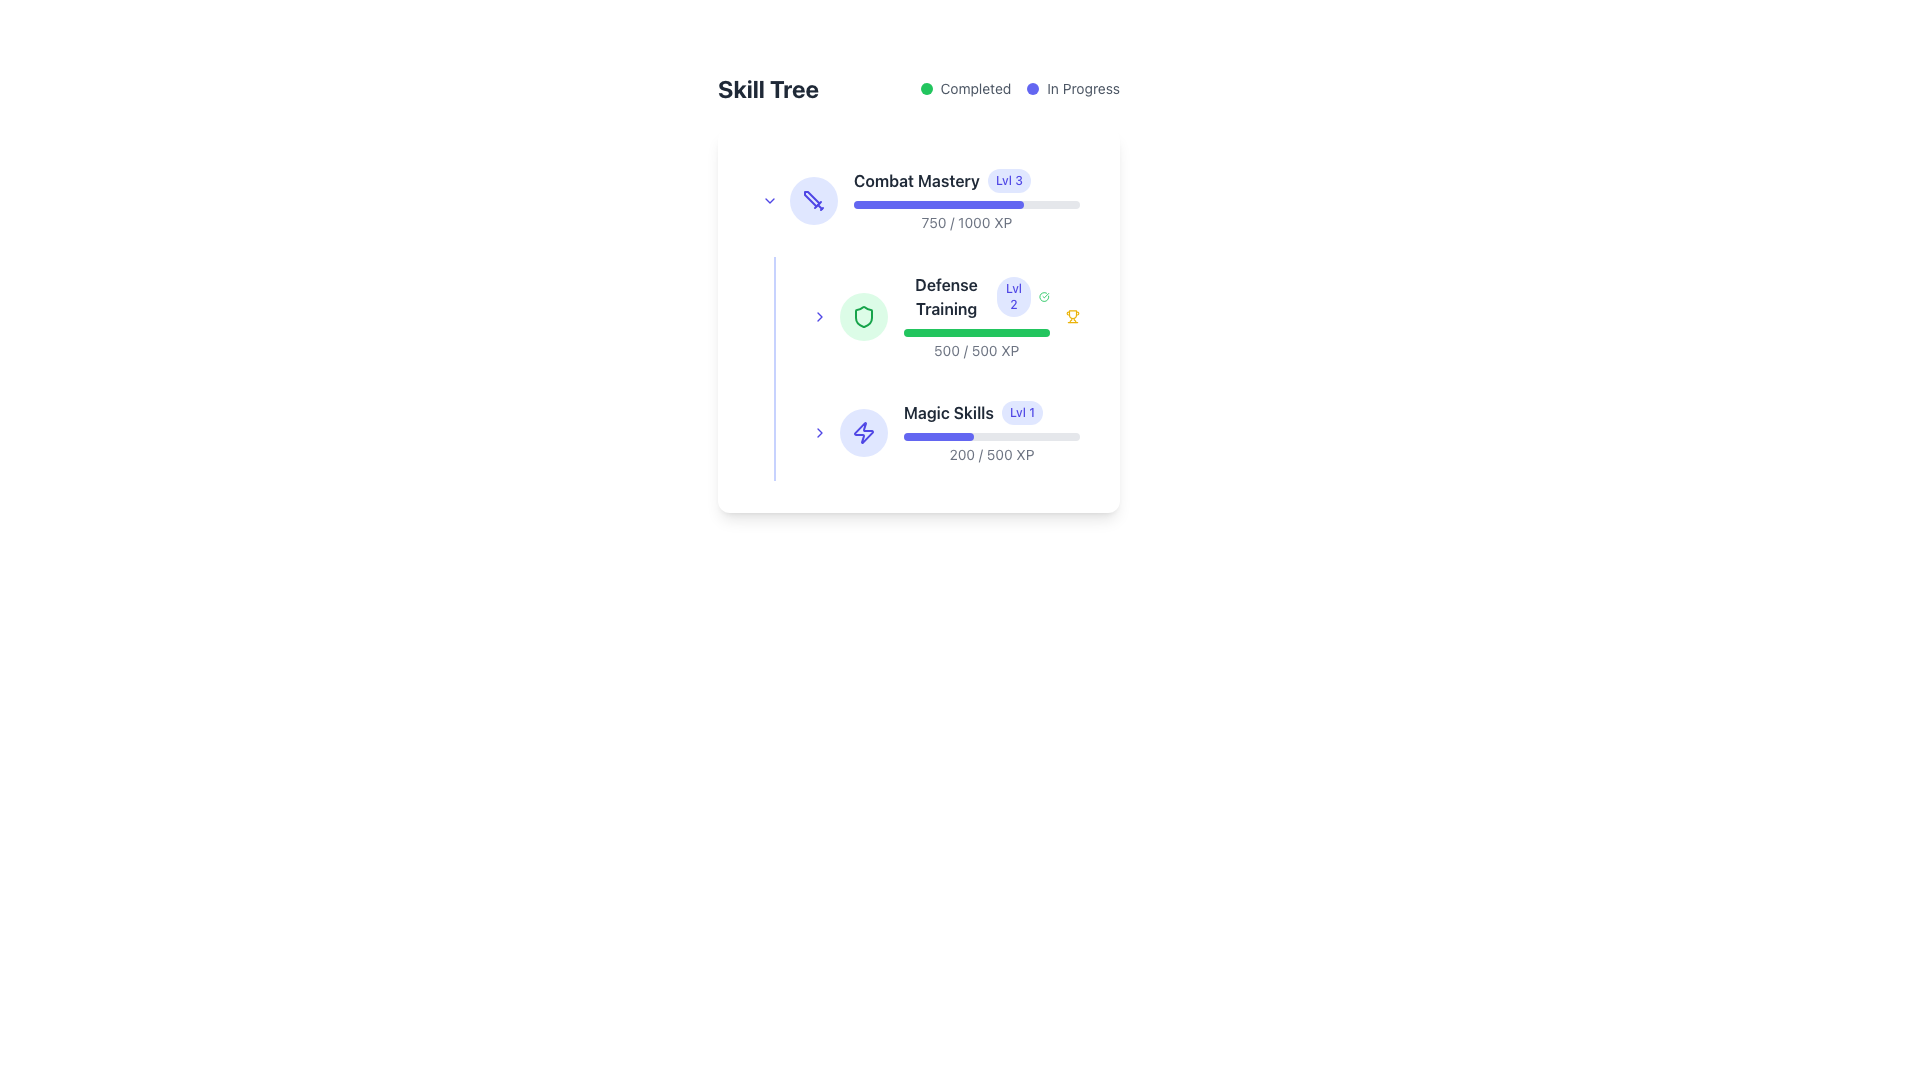 This screenshot has height=1080, width=1920. What do you see at coordinates (992, 411) in the screenshot?
I see `the element displaying 'Magic Skills' with a blue 'Lvl 1' label, located in the skill tree interface below 'Defense Training Lvl 2'` at bounding box center [992, 411].